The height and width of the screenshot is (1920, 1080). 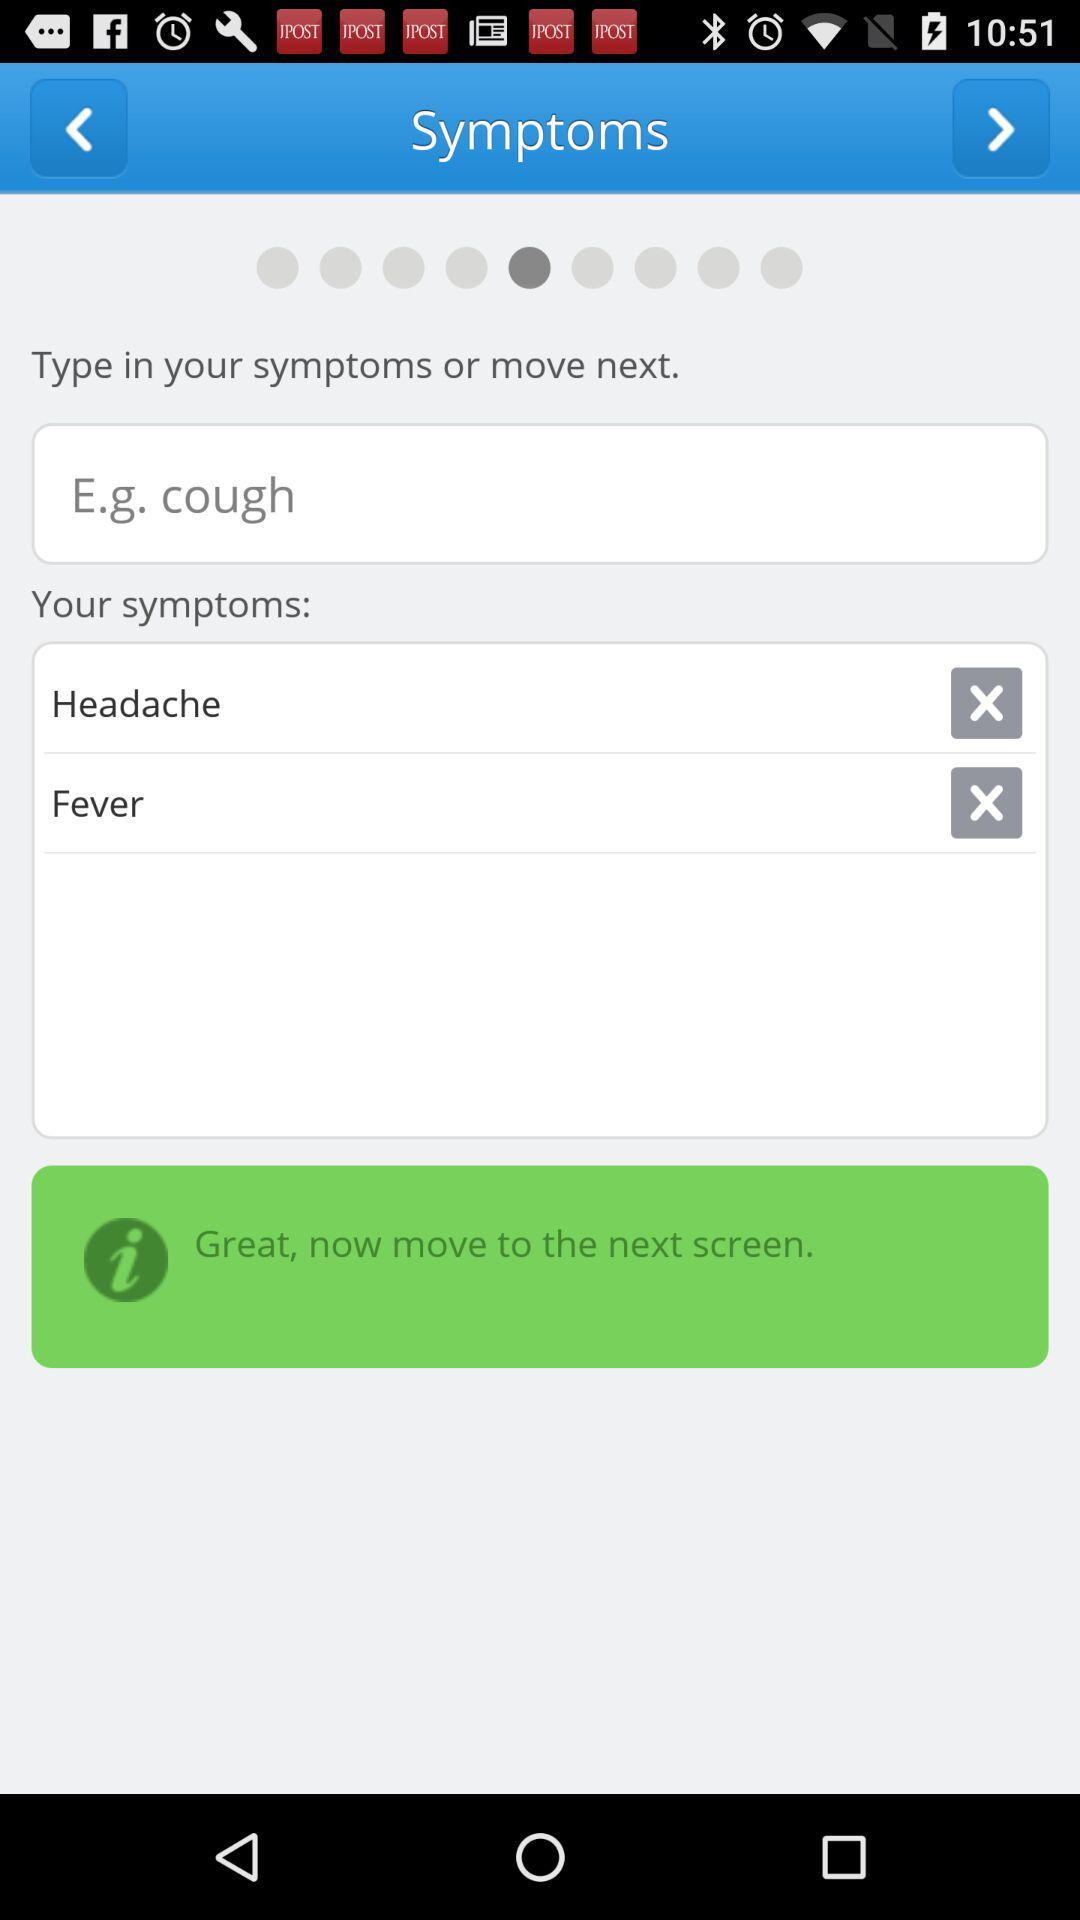 I want to click on symptoms textbox, so click(x=540, y=493).